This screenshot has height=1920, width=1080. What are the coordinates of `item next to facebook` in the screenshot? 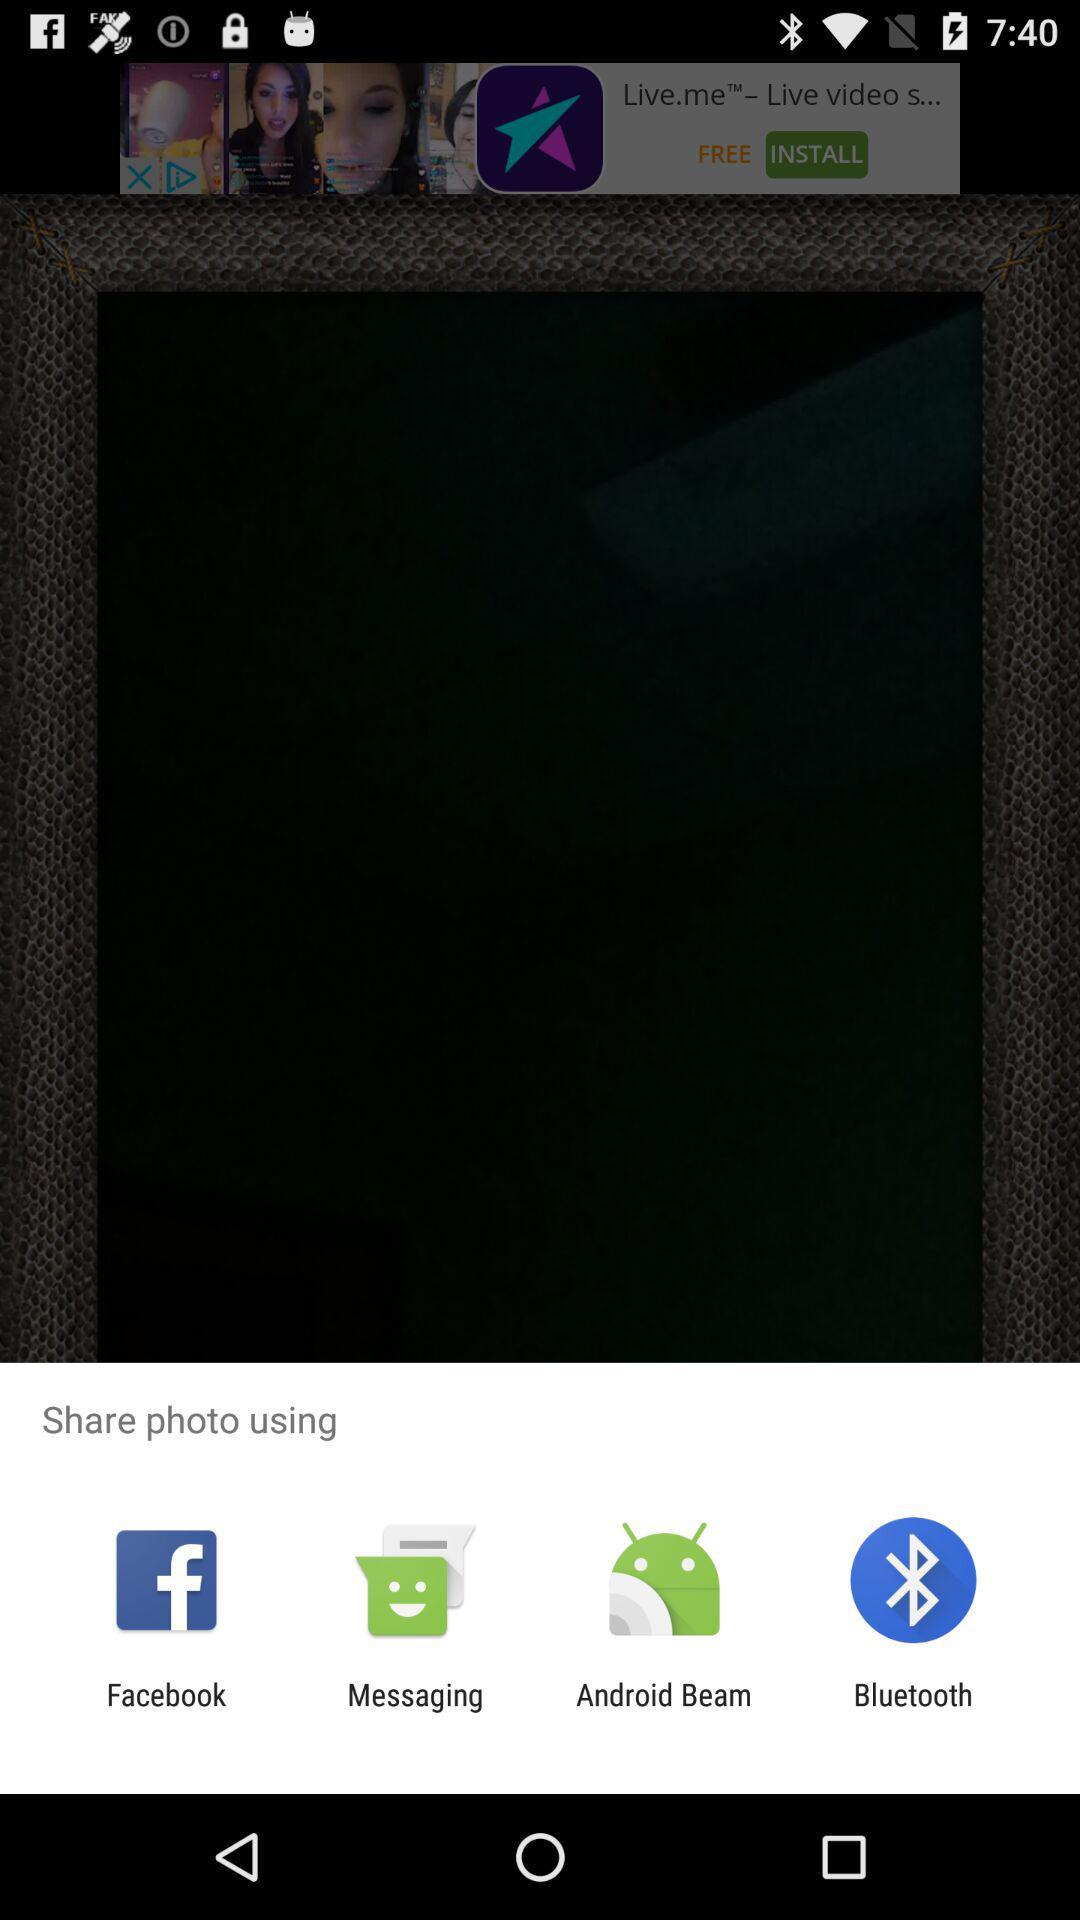 It's located at (414, 1711).